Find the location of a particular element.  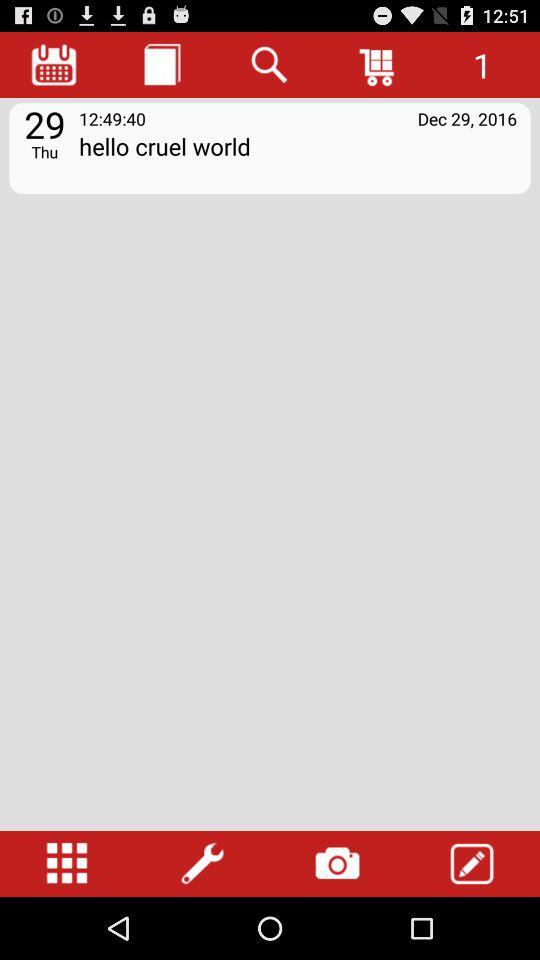

write a comment is located at coordinates (472, 863).